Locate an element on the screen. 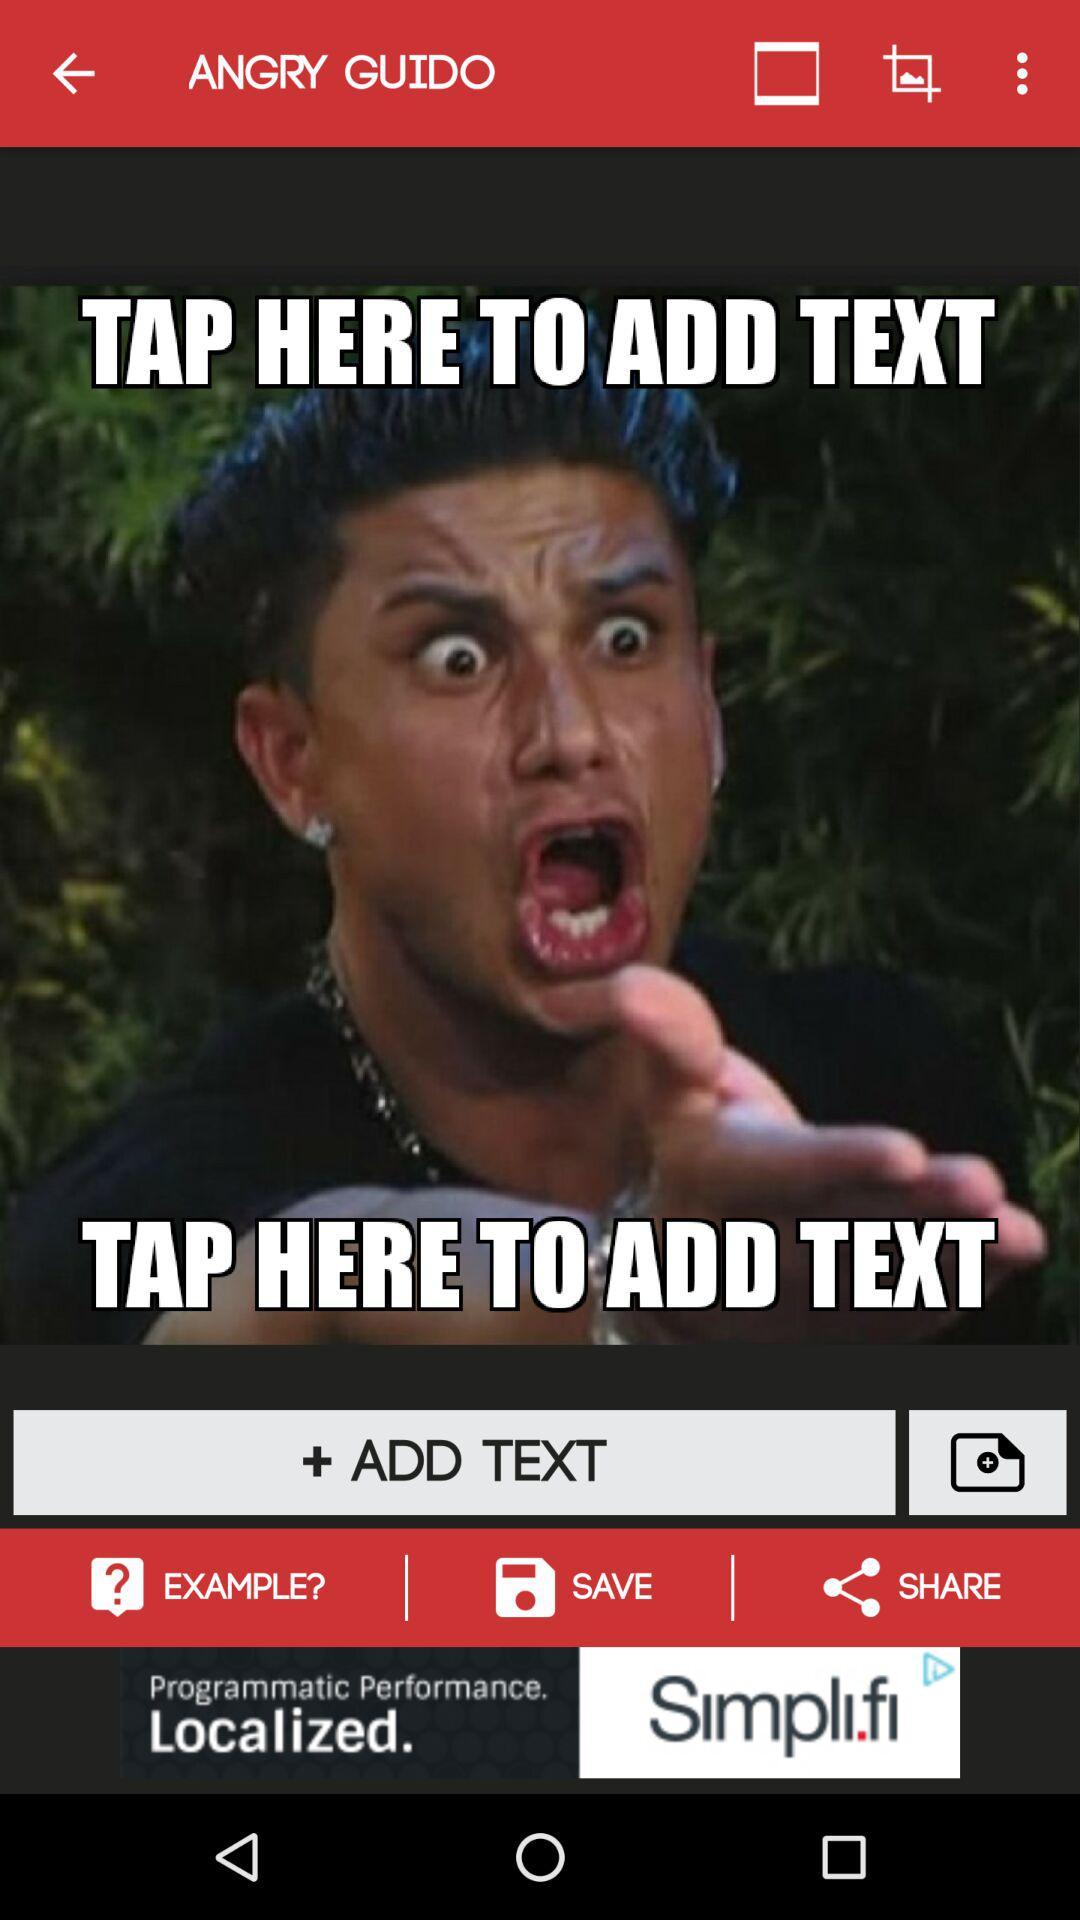 The height and width of the screenshot is (1920, 1080). advertisement is located at coordinates (540, 1711).